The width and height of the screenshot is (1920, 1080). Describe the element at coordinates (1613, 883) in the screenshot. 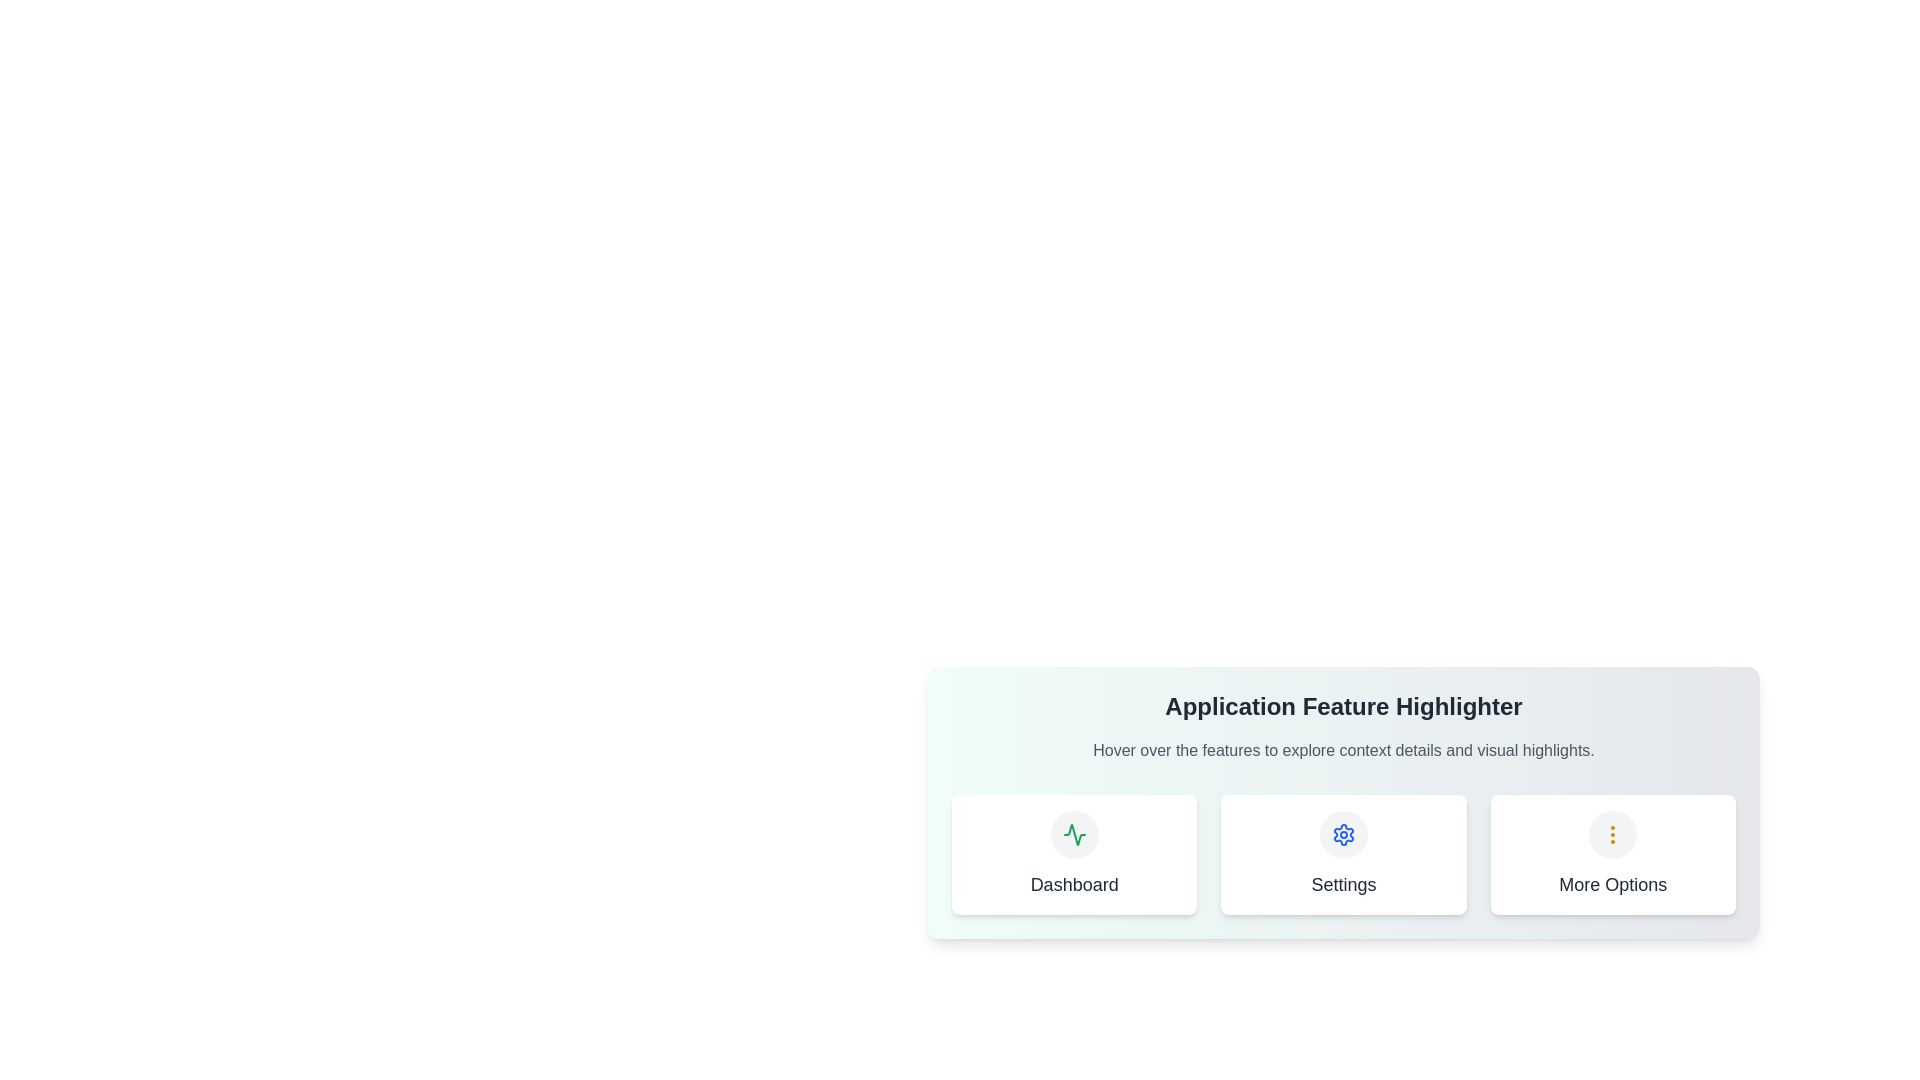

I see `the label that serves as a descriptive title for additional tools or administrative functionality, located within the rectangular card on the right side of the three-card group in the bottom-right section of the UI` at that location.